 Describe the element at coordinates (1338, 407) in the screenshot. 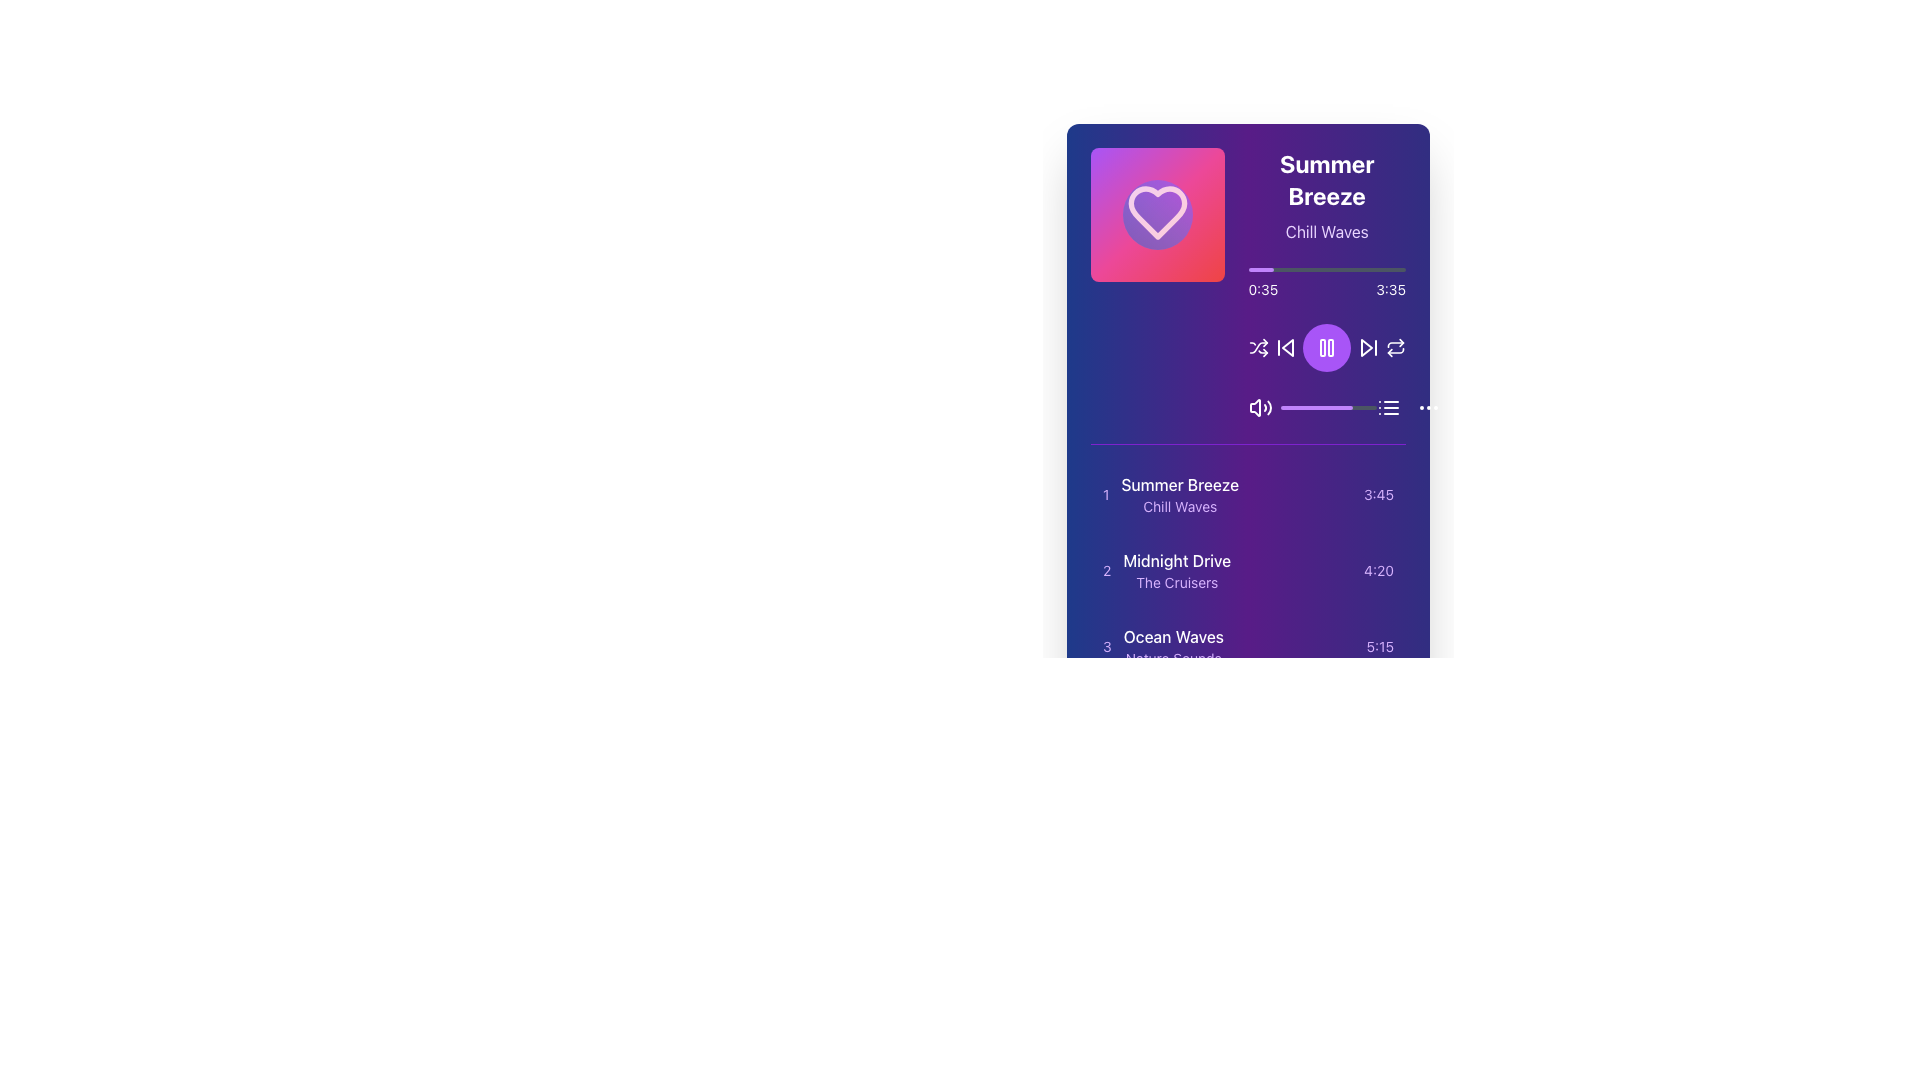

I see `the progress value` at that location.